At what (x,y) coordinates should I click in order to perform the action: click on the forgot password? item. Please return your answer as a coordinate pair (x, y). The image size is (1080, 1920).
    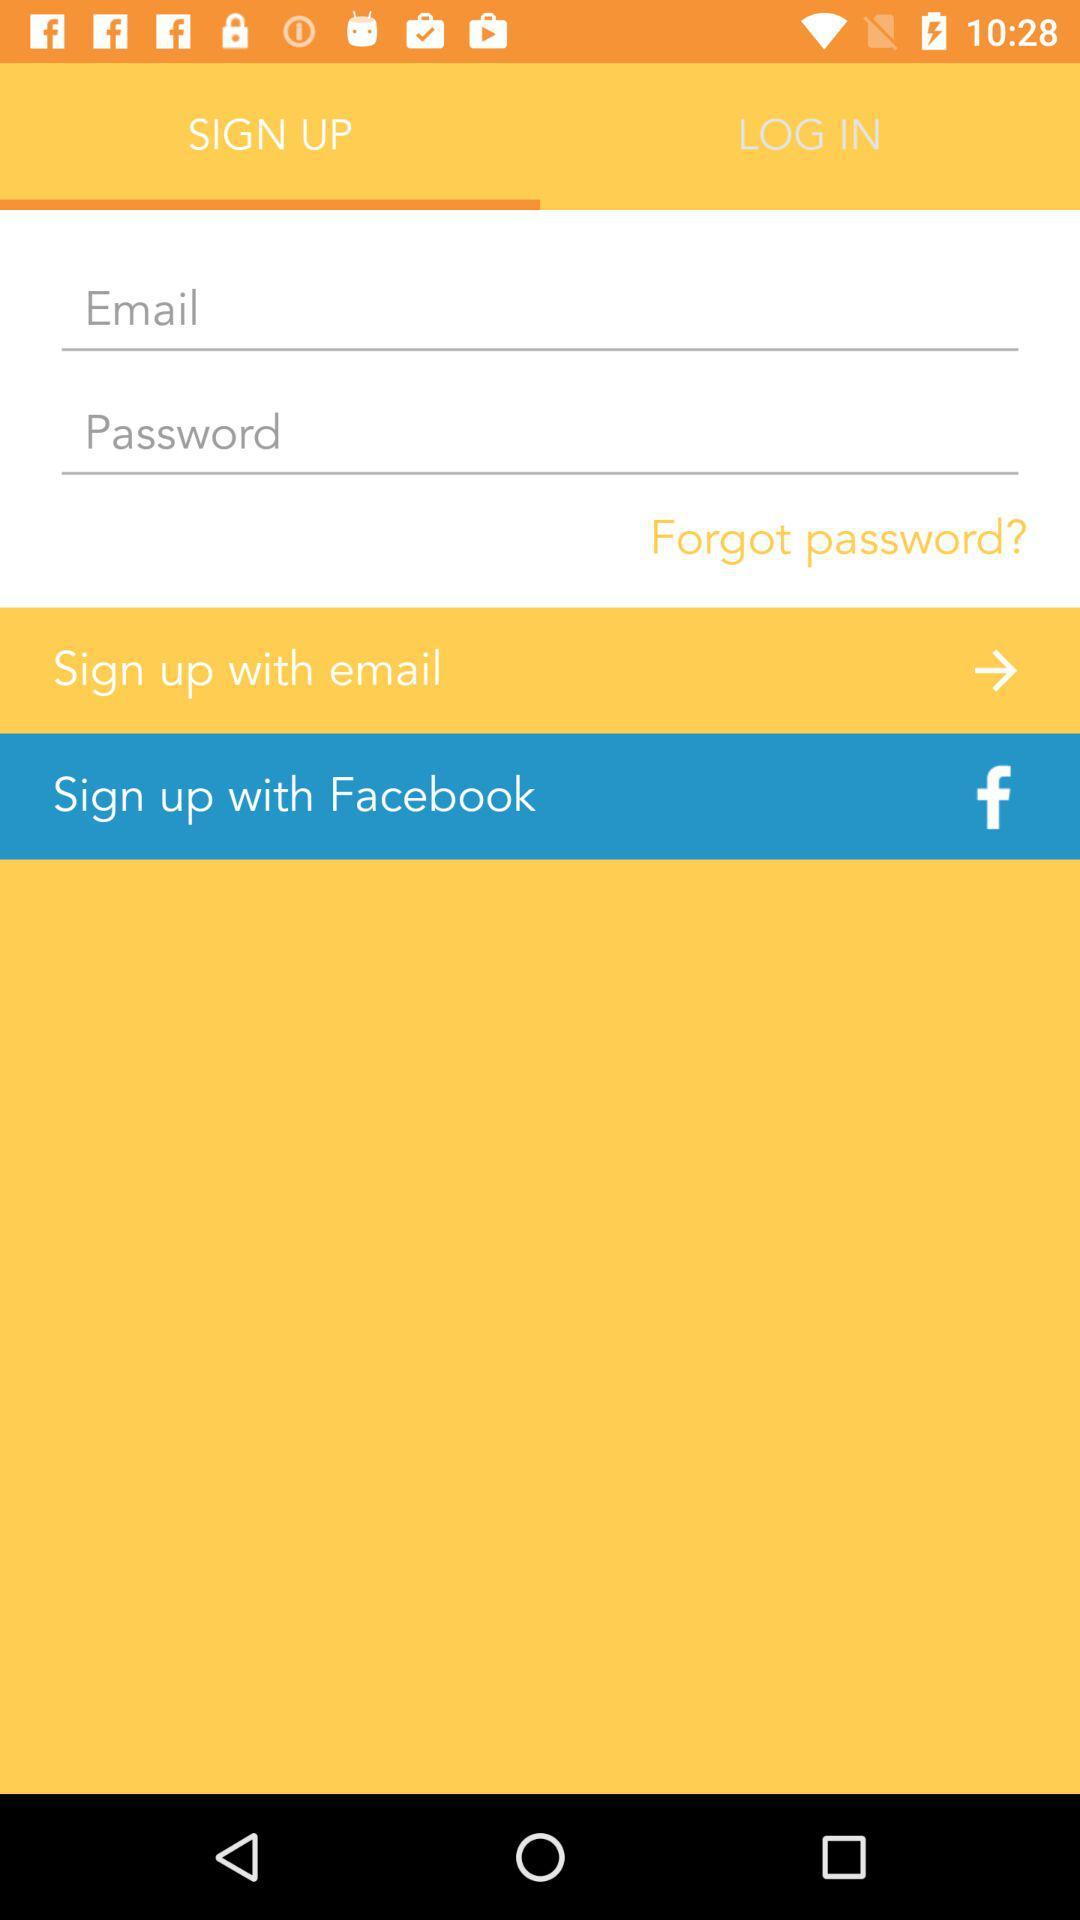
    Looking at the image, I should click on (838, 538).